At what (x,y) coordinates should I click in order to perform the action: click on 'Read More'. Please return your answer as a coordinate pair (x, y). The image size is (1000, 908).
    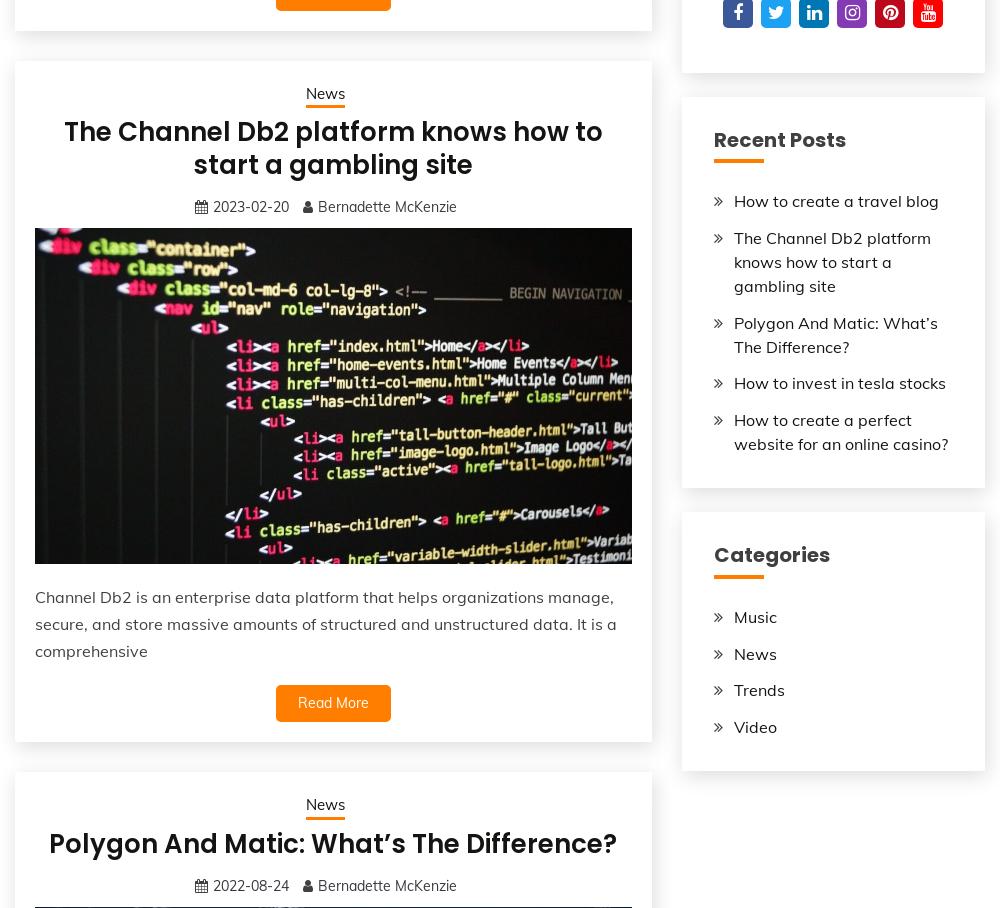
    Looking at the image, I should click on (331, 701).